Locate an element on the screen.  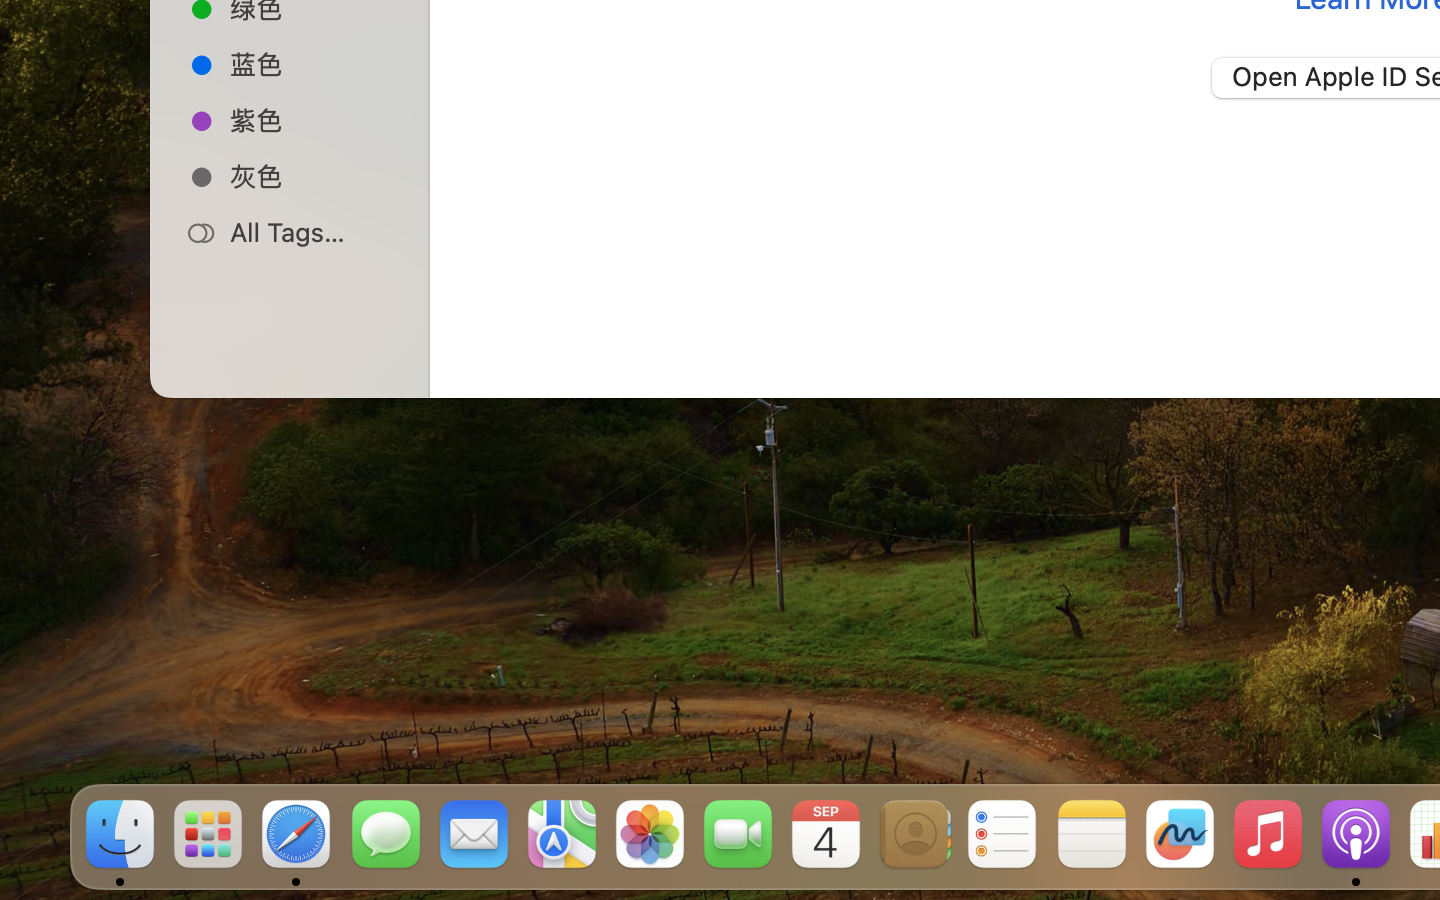
'蓝色' is located at coordinates (311, 62).